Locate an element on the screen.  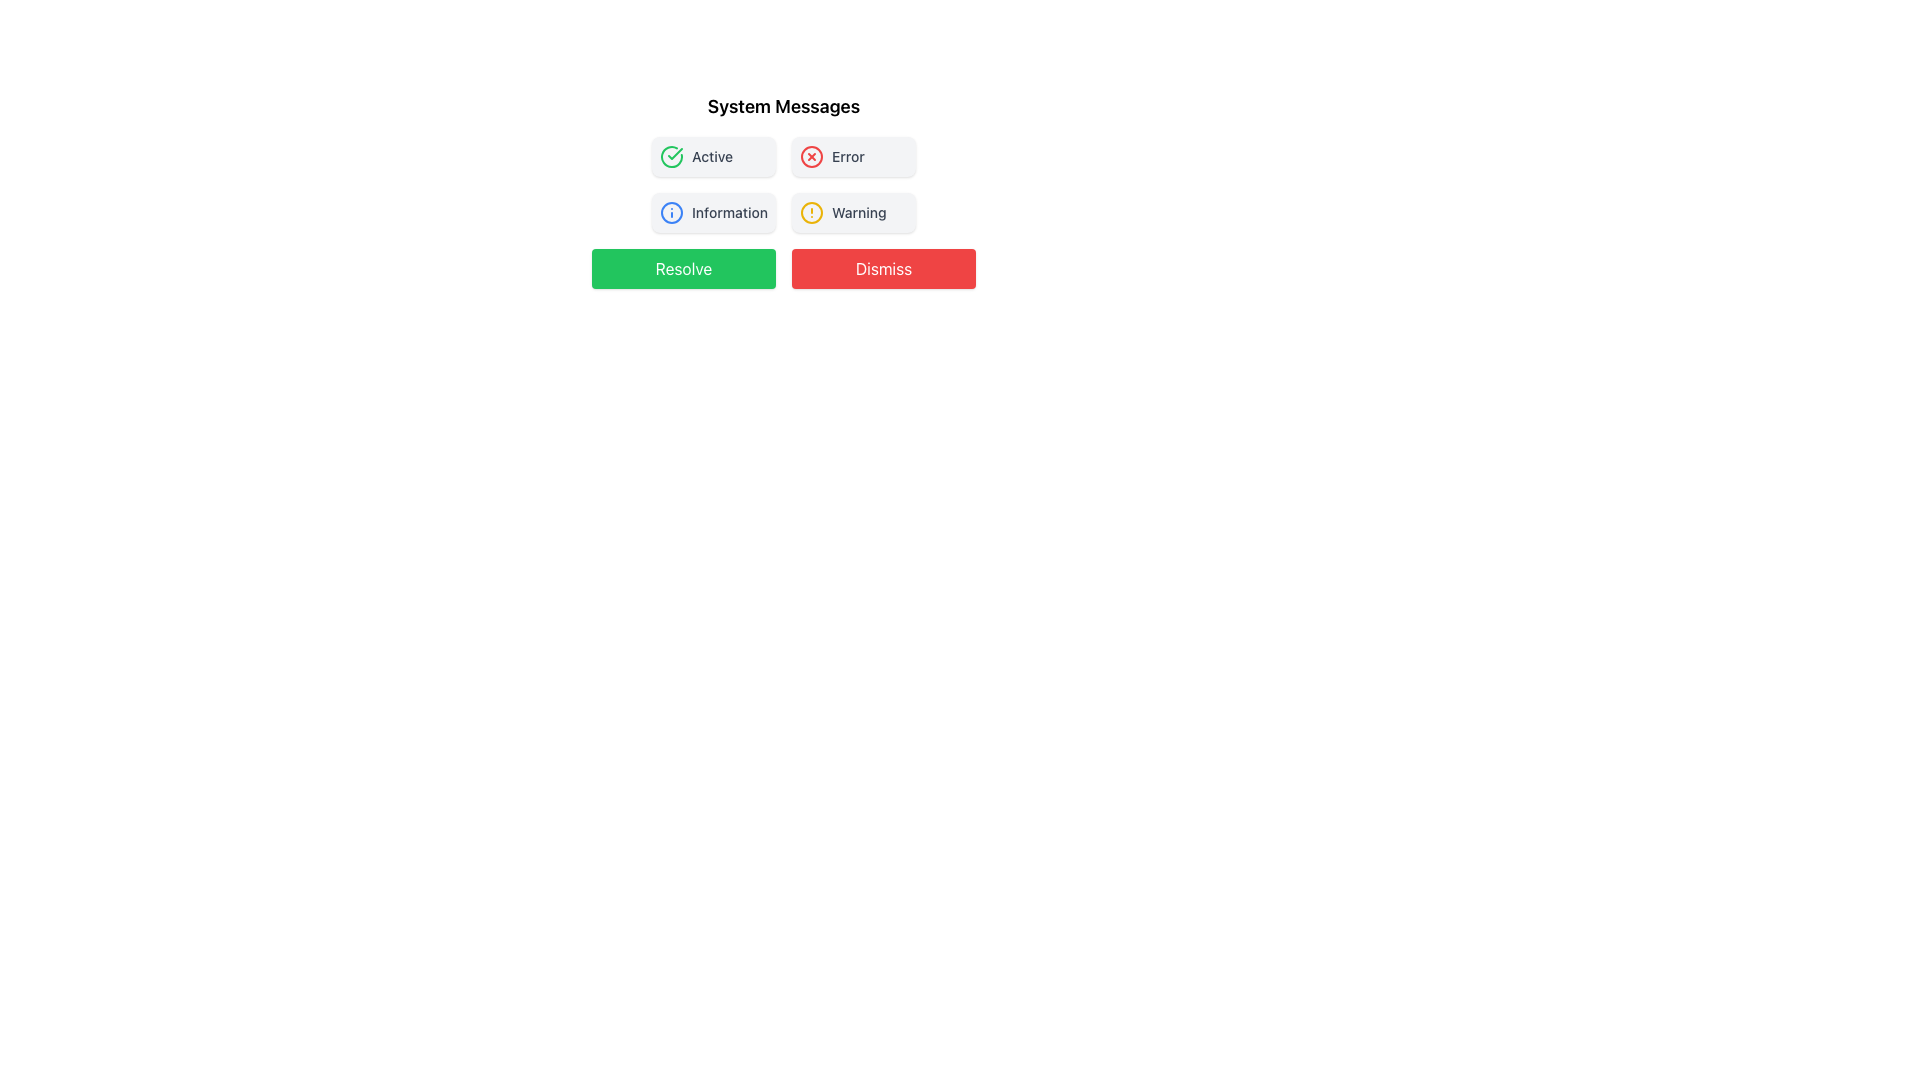
the 'Active' text label located in the upper section of the interface, centered horizontally within a rectangular card with an icon to its left is located at coordinates (712, 156).